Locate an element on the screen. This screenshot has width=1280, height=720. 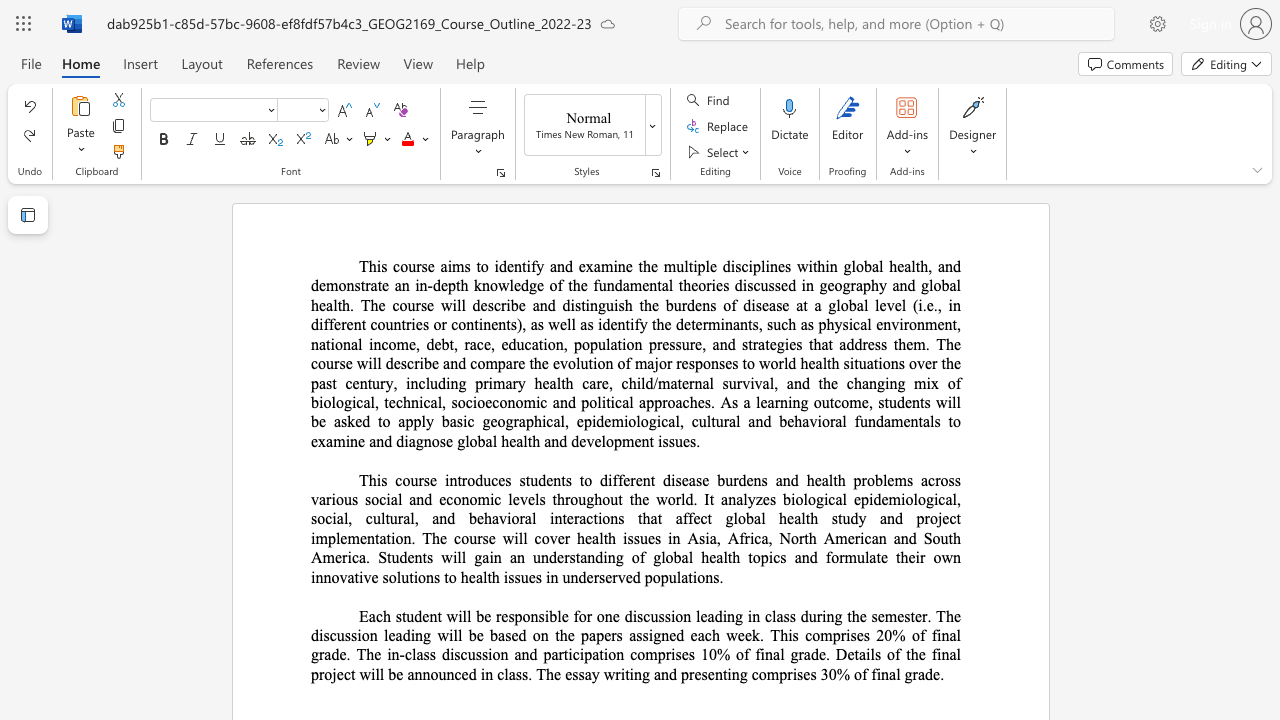
the subset text "ioral fundamentals to examine and diagnose global health and development issues" within the text "geographical, epidemiological, cultural and behavioral fundamentals to examine and diagnose global health and development issues." is located at coordinates (817, 420).